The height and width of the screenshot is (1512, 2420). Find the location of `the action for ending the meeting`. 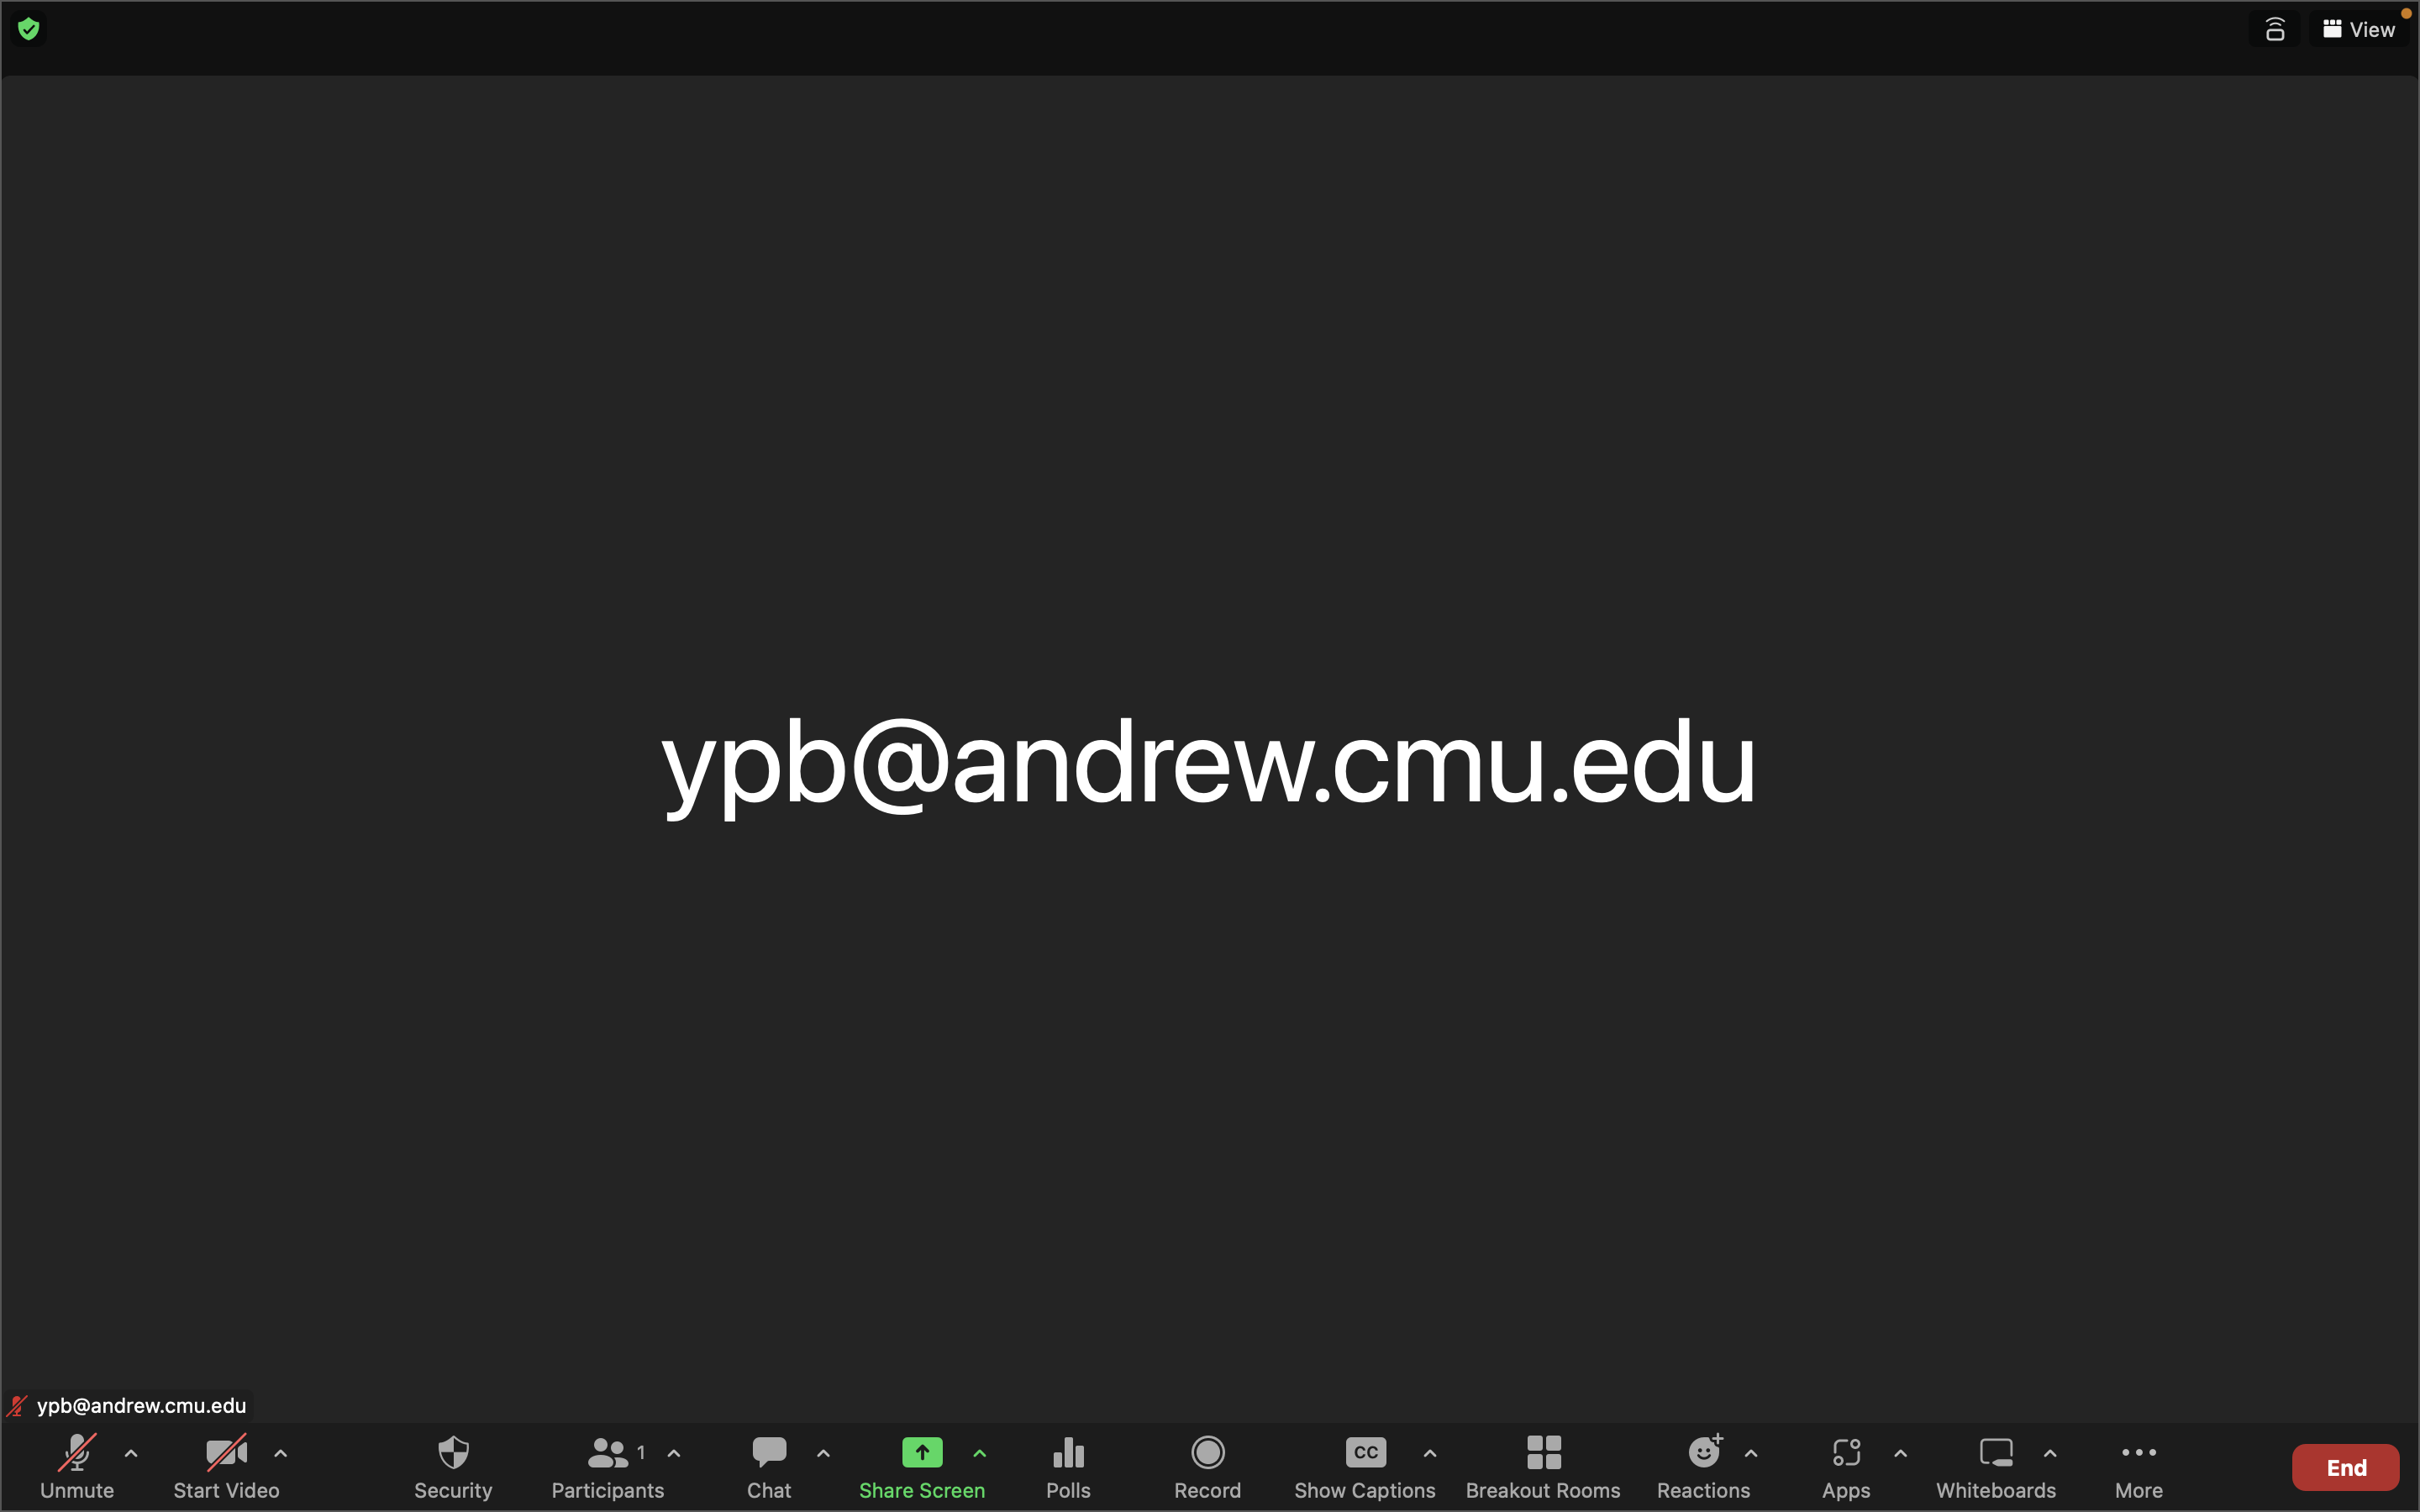

the action for ending the meeting is located at coordinates (2344, 1463).